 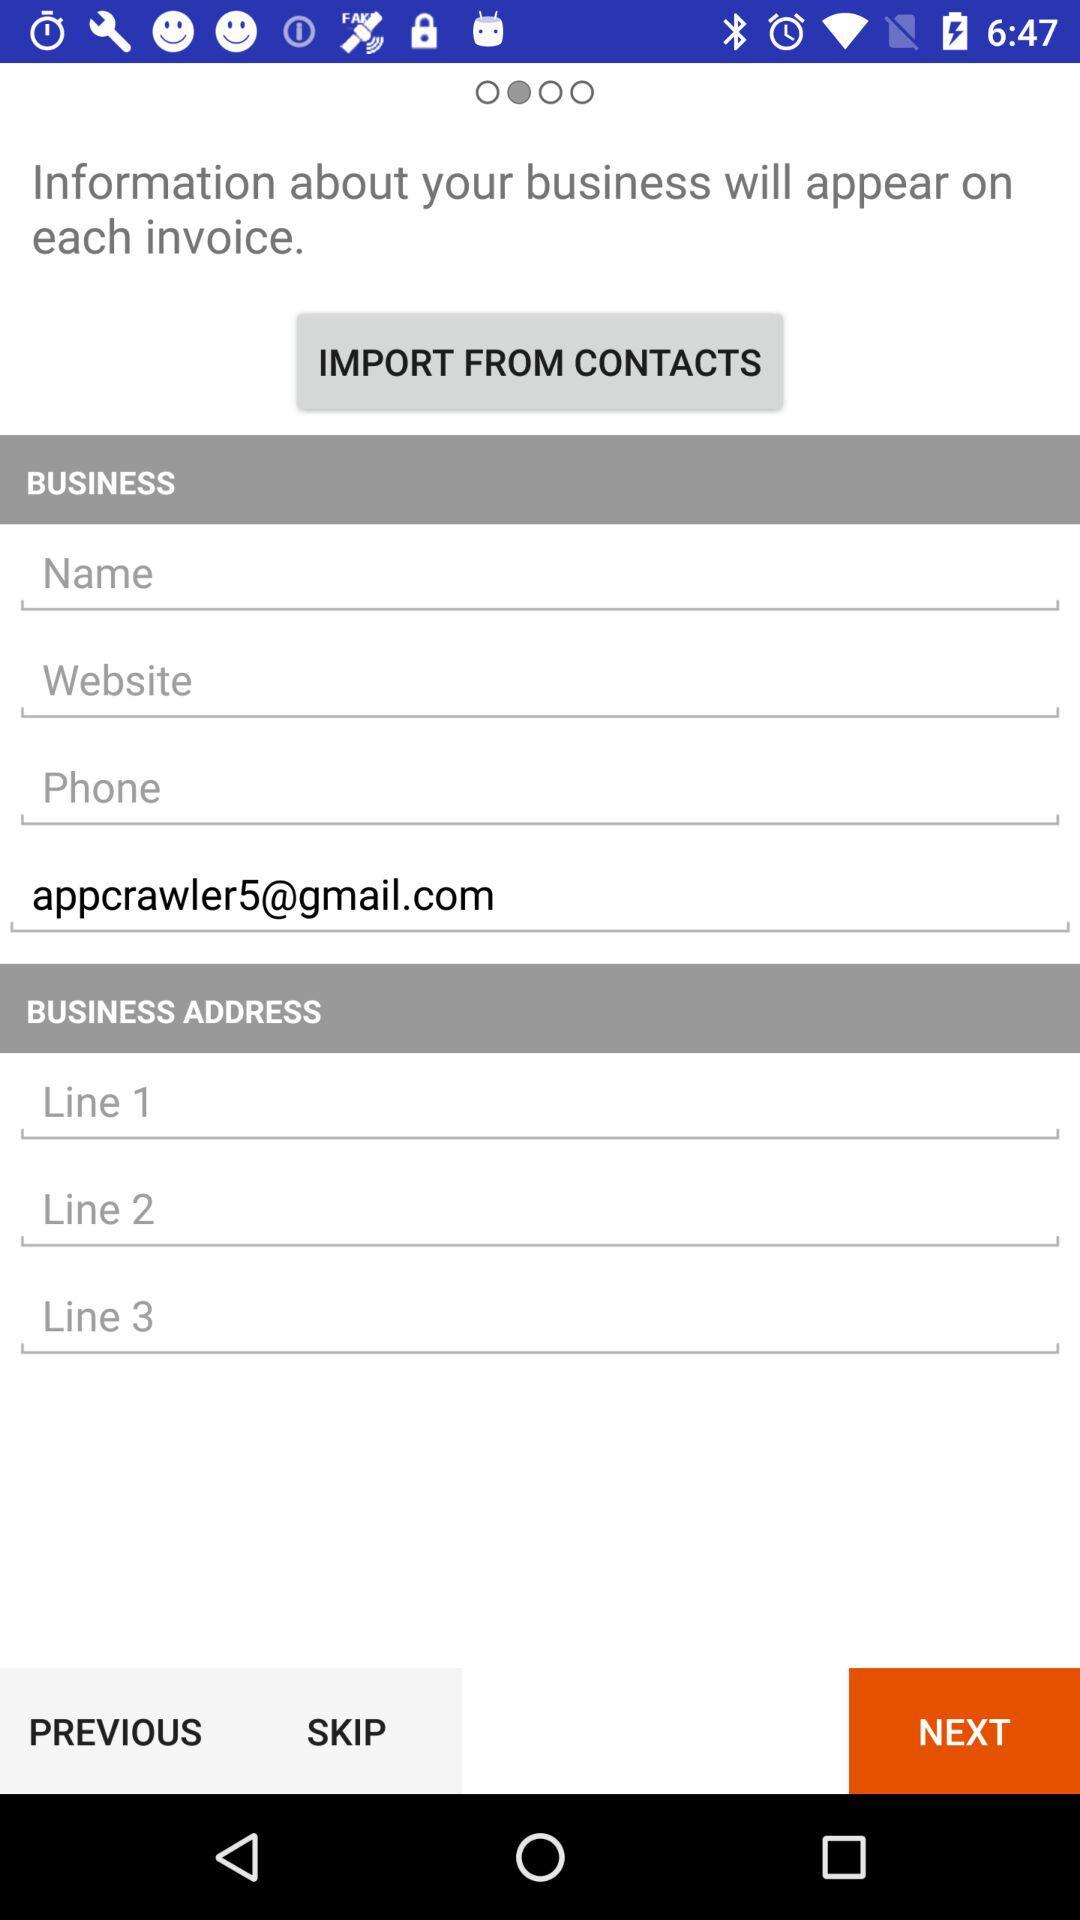 I want to click on typed number, so click(x=540, y=786).